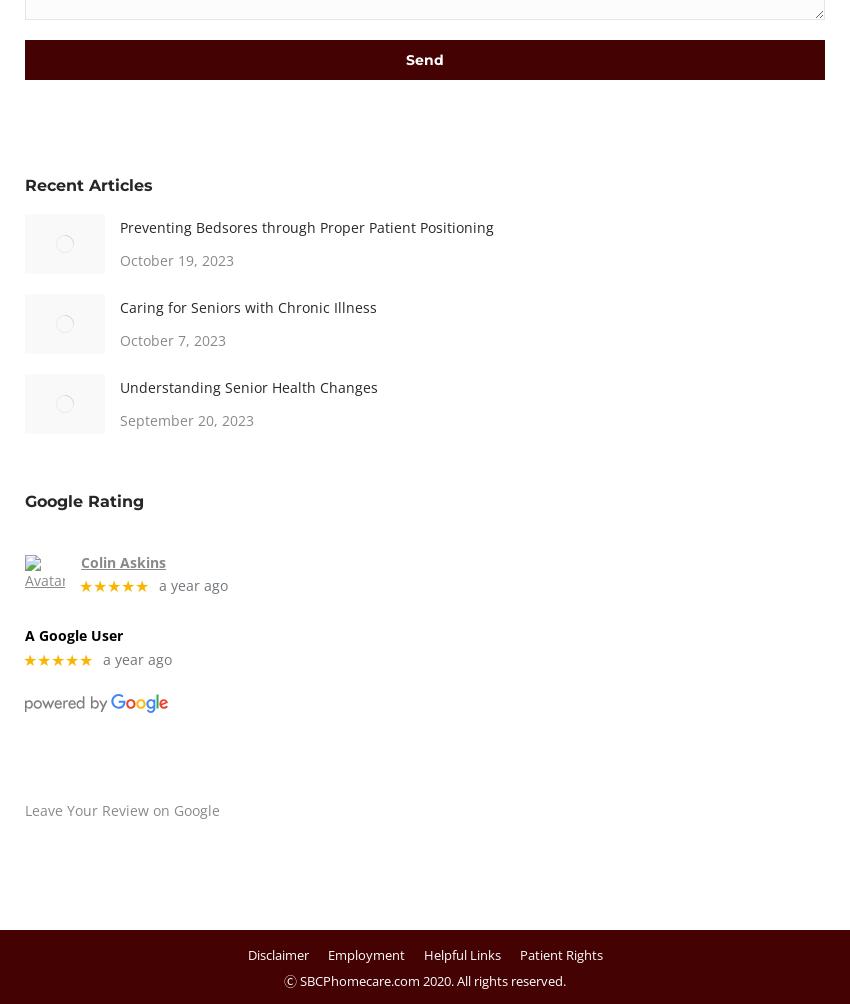 This screenshot has width=850, height=1004. I want to click on 'Helpful Links', so click(460, 953).